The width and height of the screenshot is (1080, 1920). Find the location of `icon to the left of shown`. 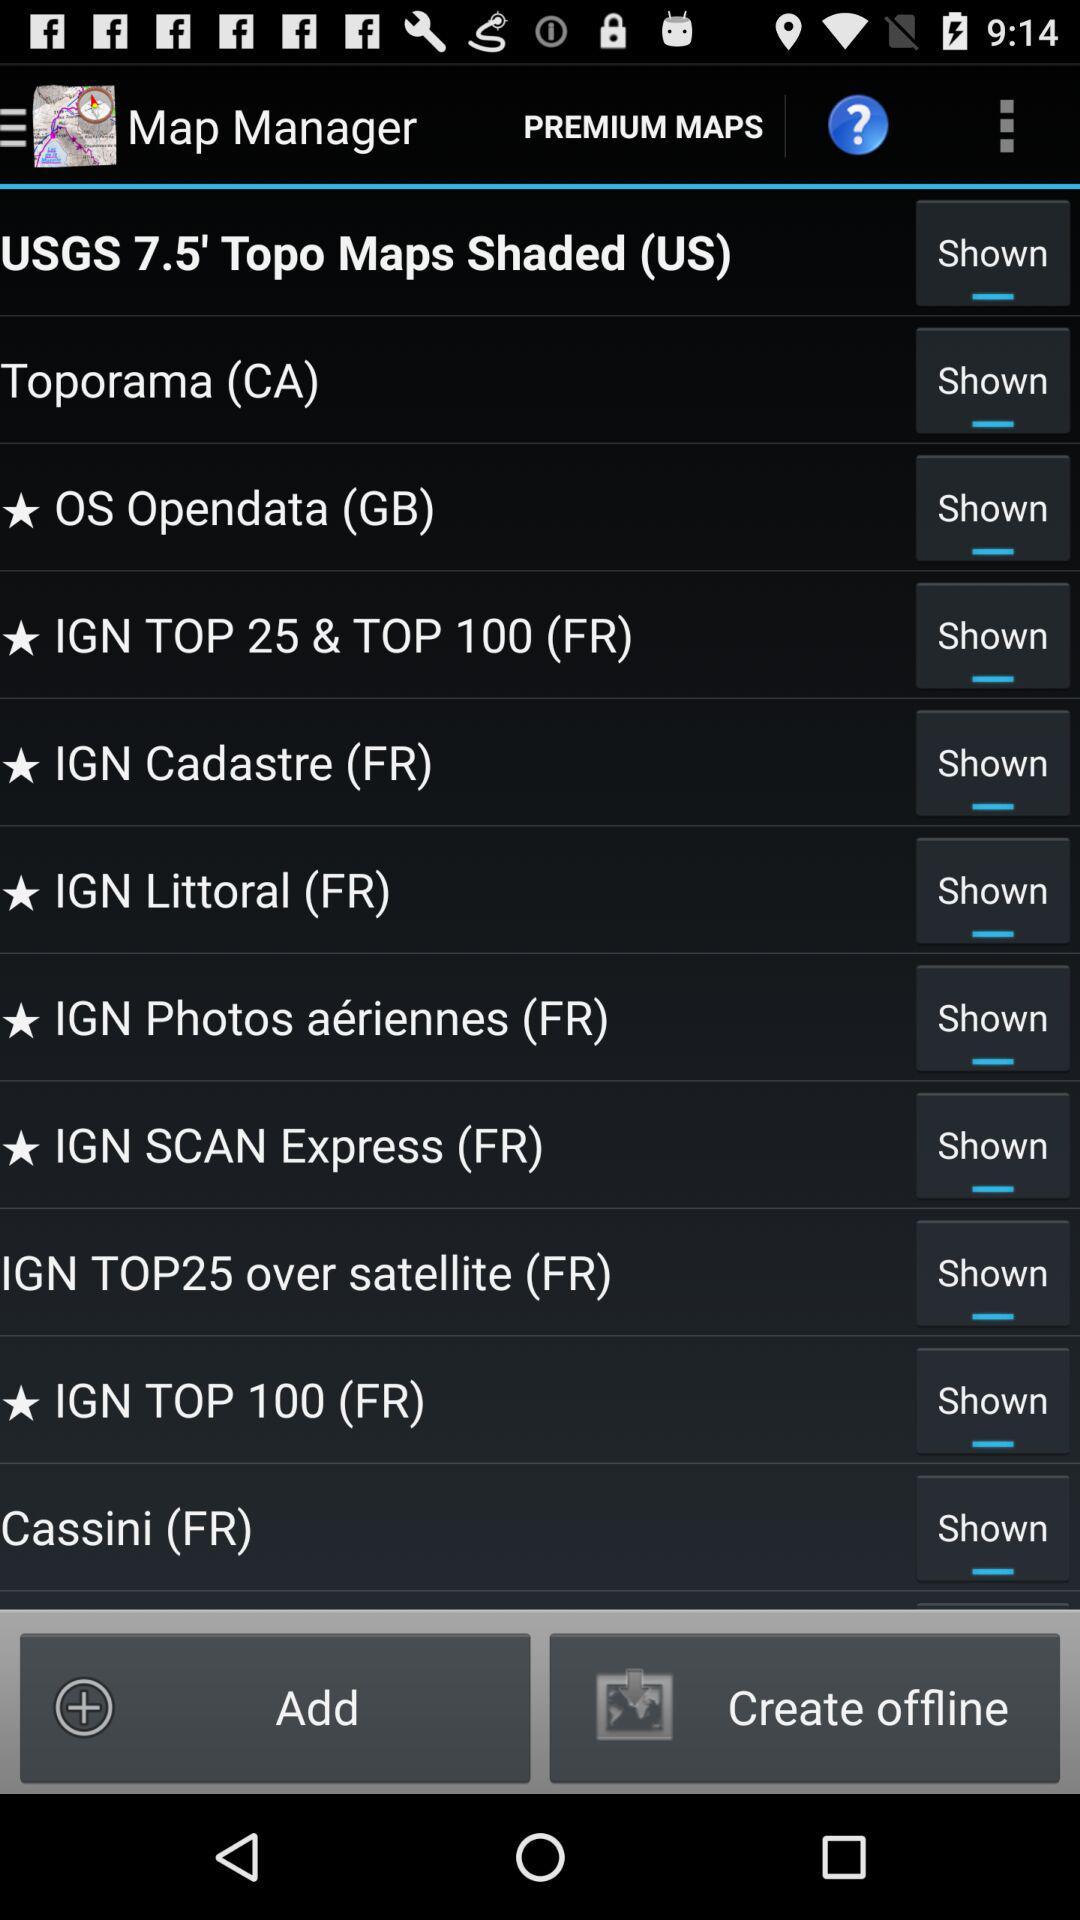

icon to the left of shown is located at coordinates (452, 250).